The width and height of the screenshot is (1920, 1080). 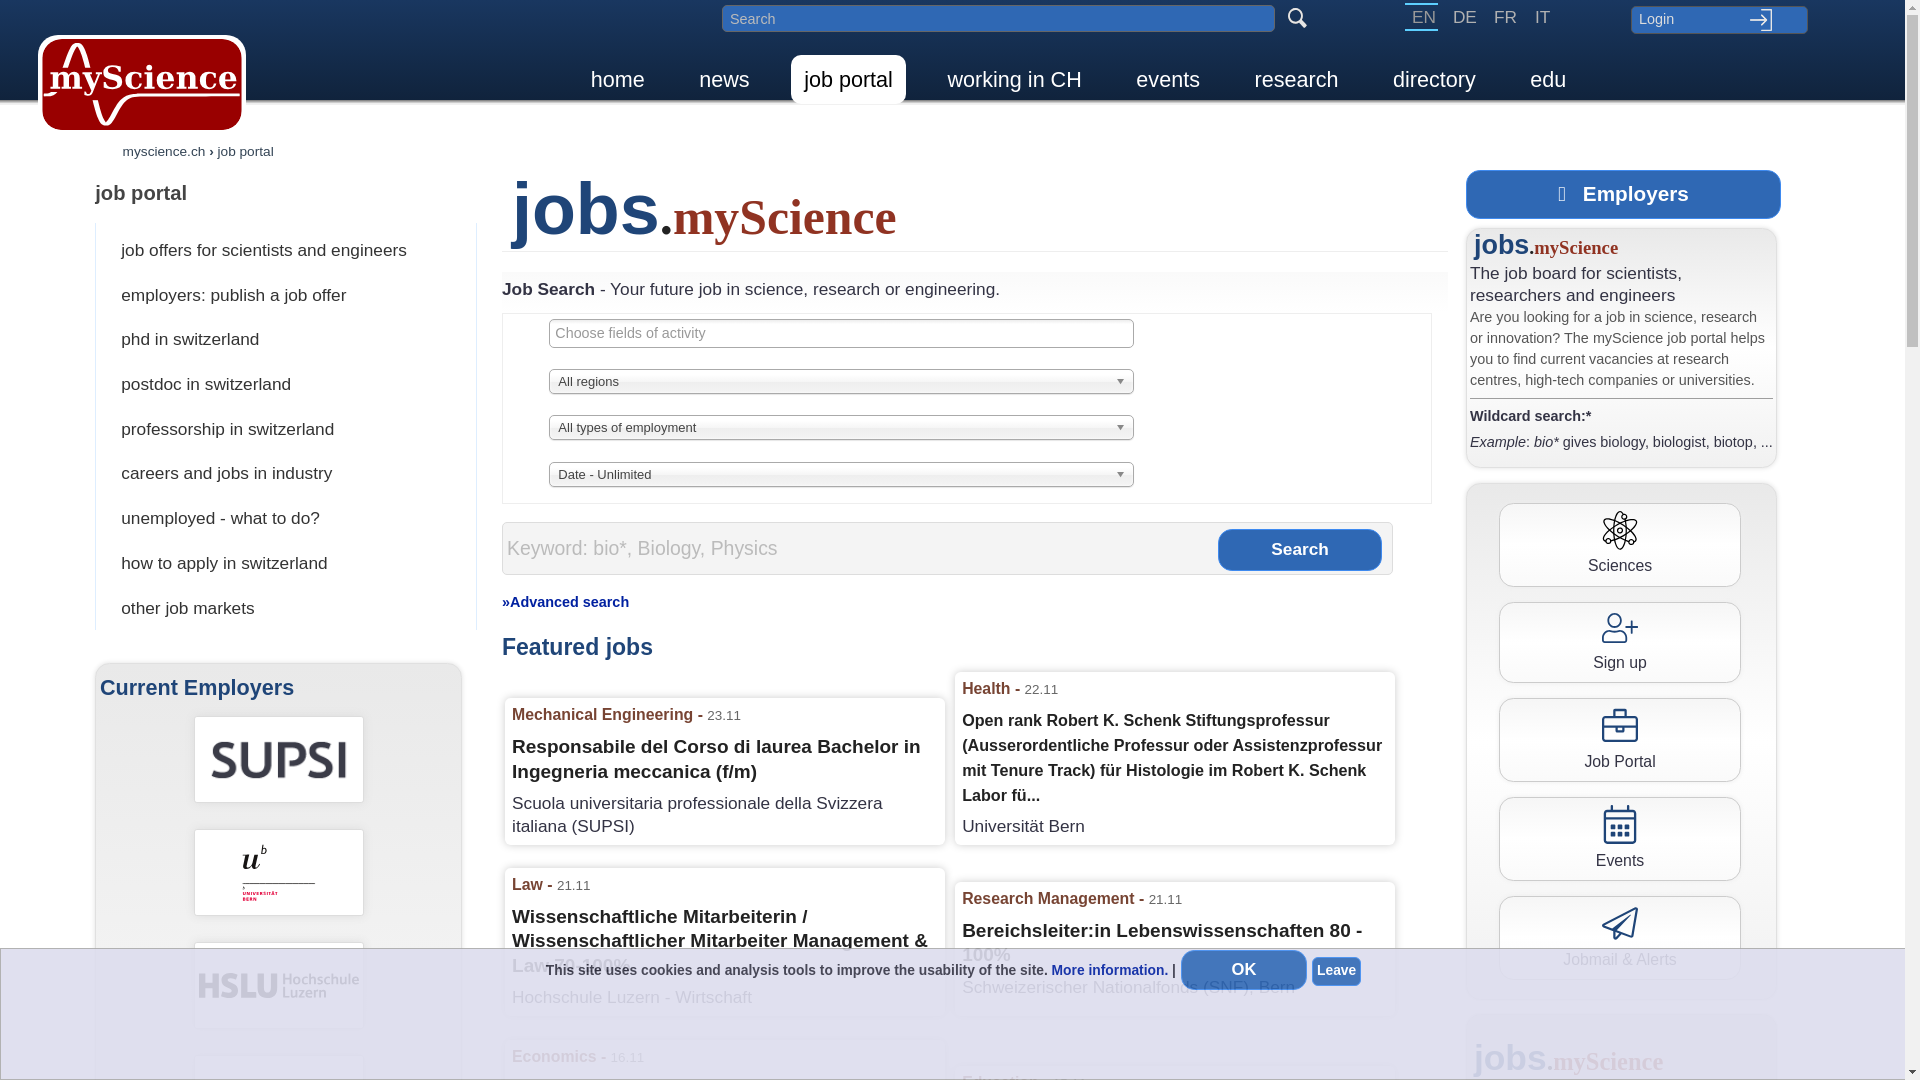 I want to click on 'edu', so click(x=1547, y=78).